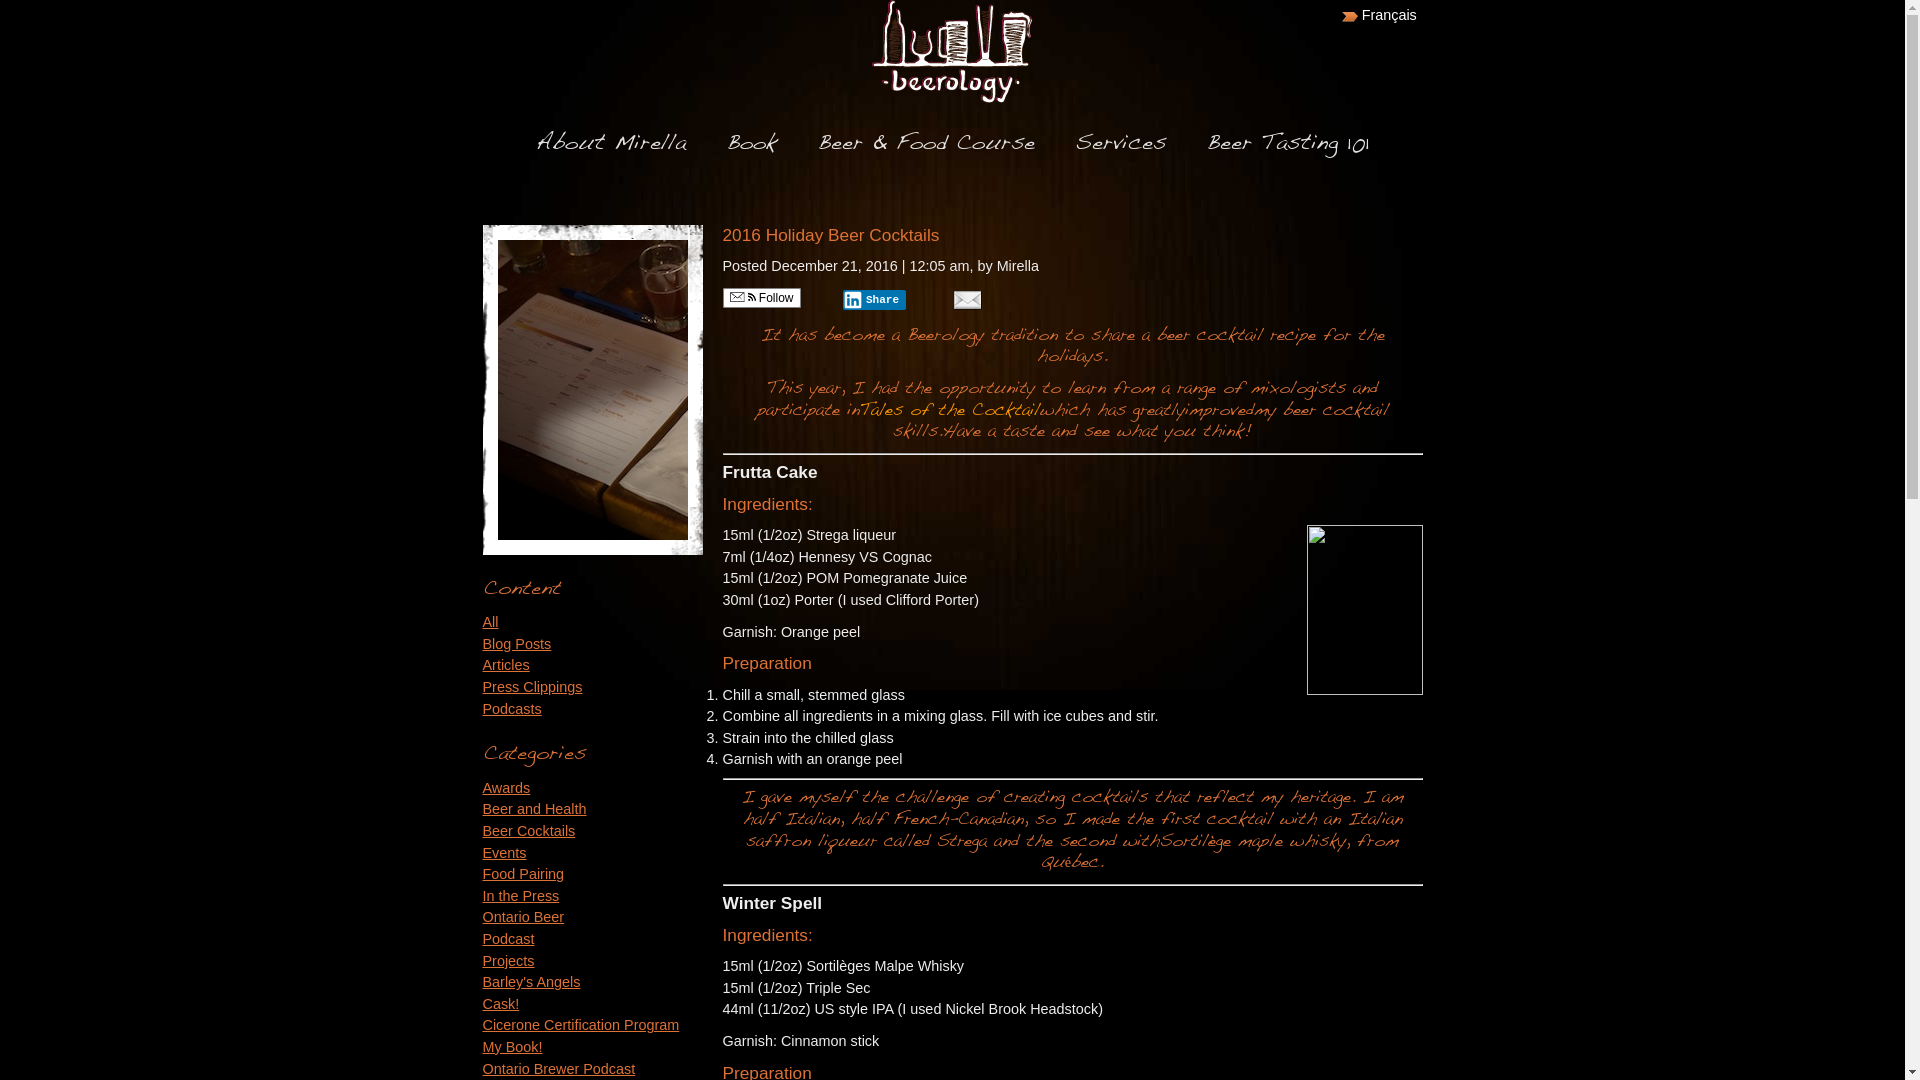 This screenshot has width=1920, height=1080. Describe the element at coordinates (531, 981) in the screenshot. I see `'Barley's Angels'` at that location.